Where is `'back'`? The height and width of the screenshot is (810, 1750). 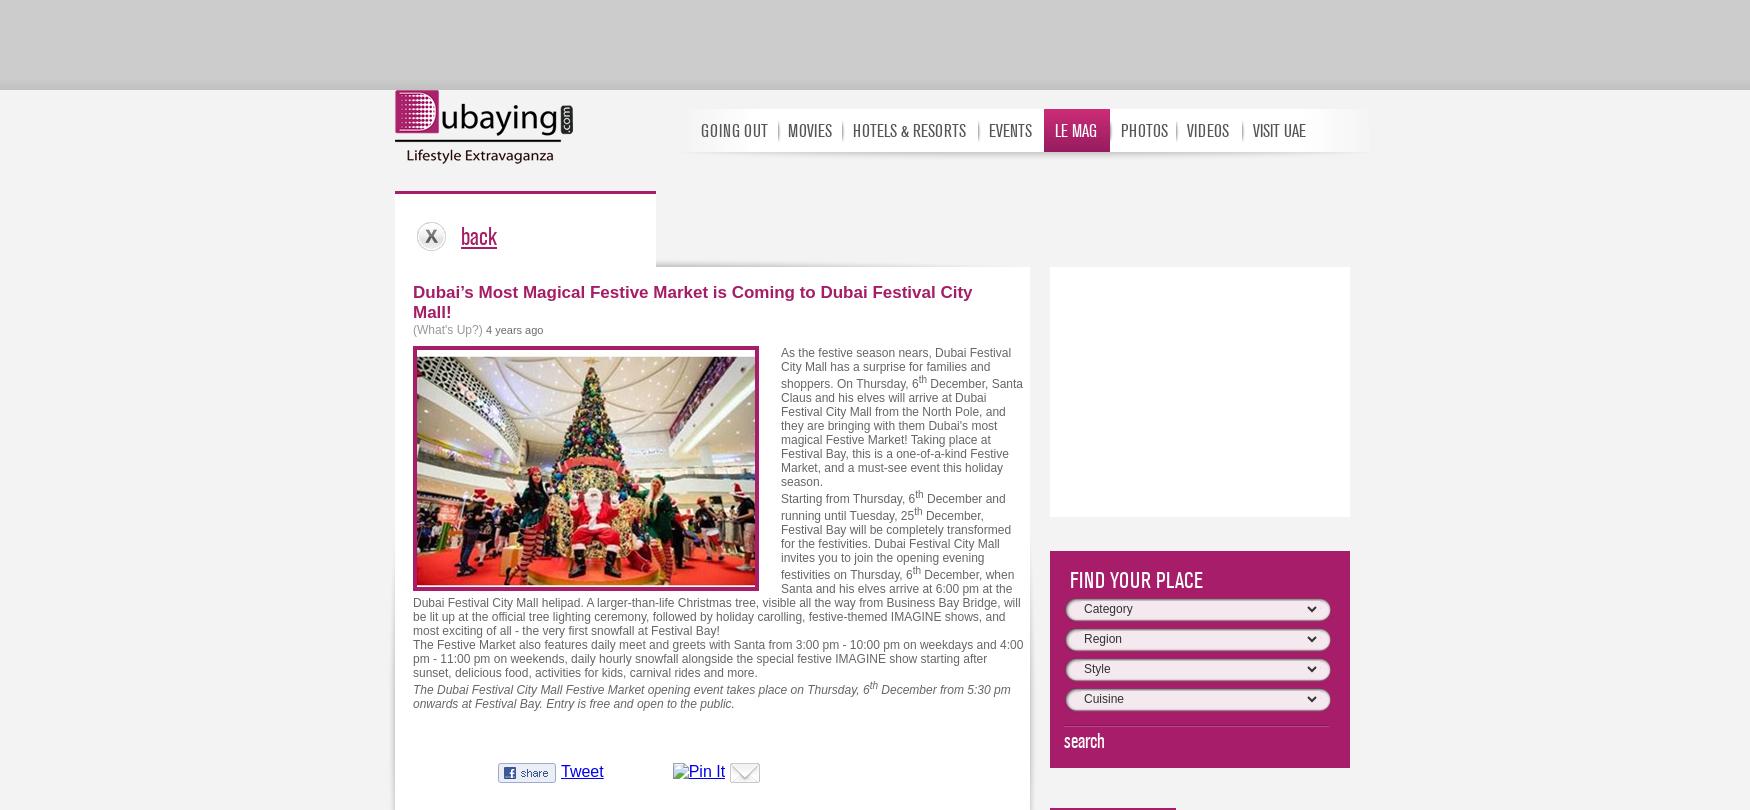 'back' is located at coordinates (460, 236).